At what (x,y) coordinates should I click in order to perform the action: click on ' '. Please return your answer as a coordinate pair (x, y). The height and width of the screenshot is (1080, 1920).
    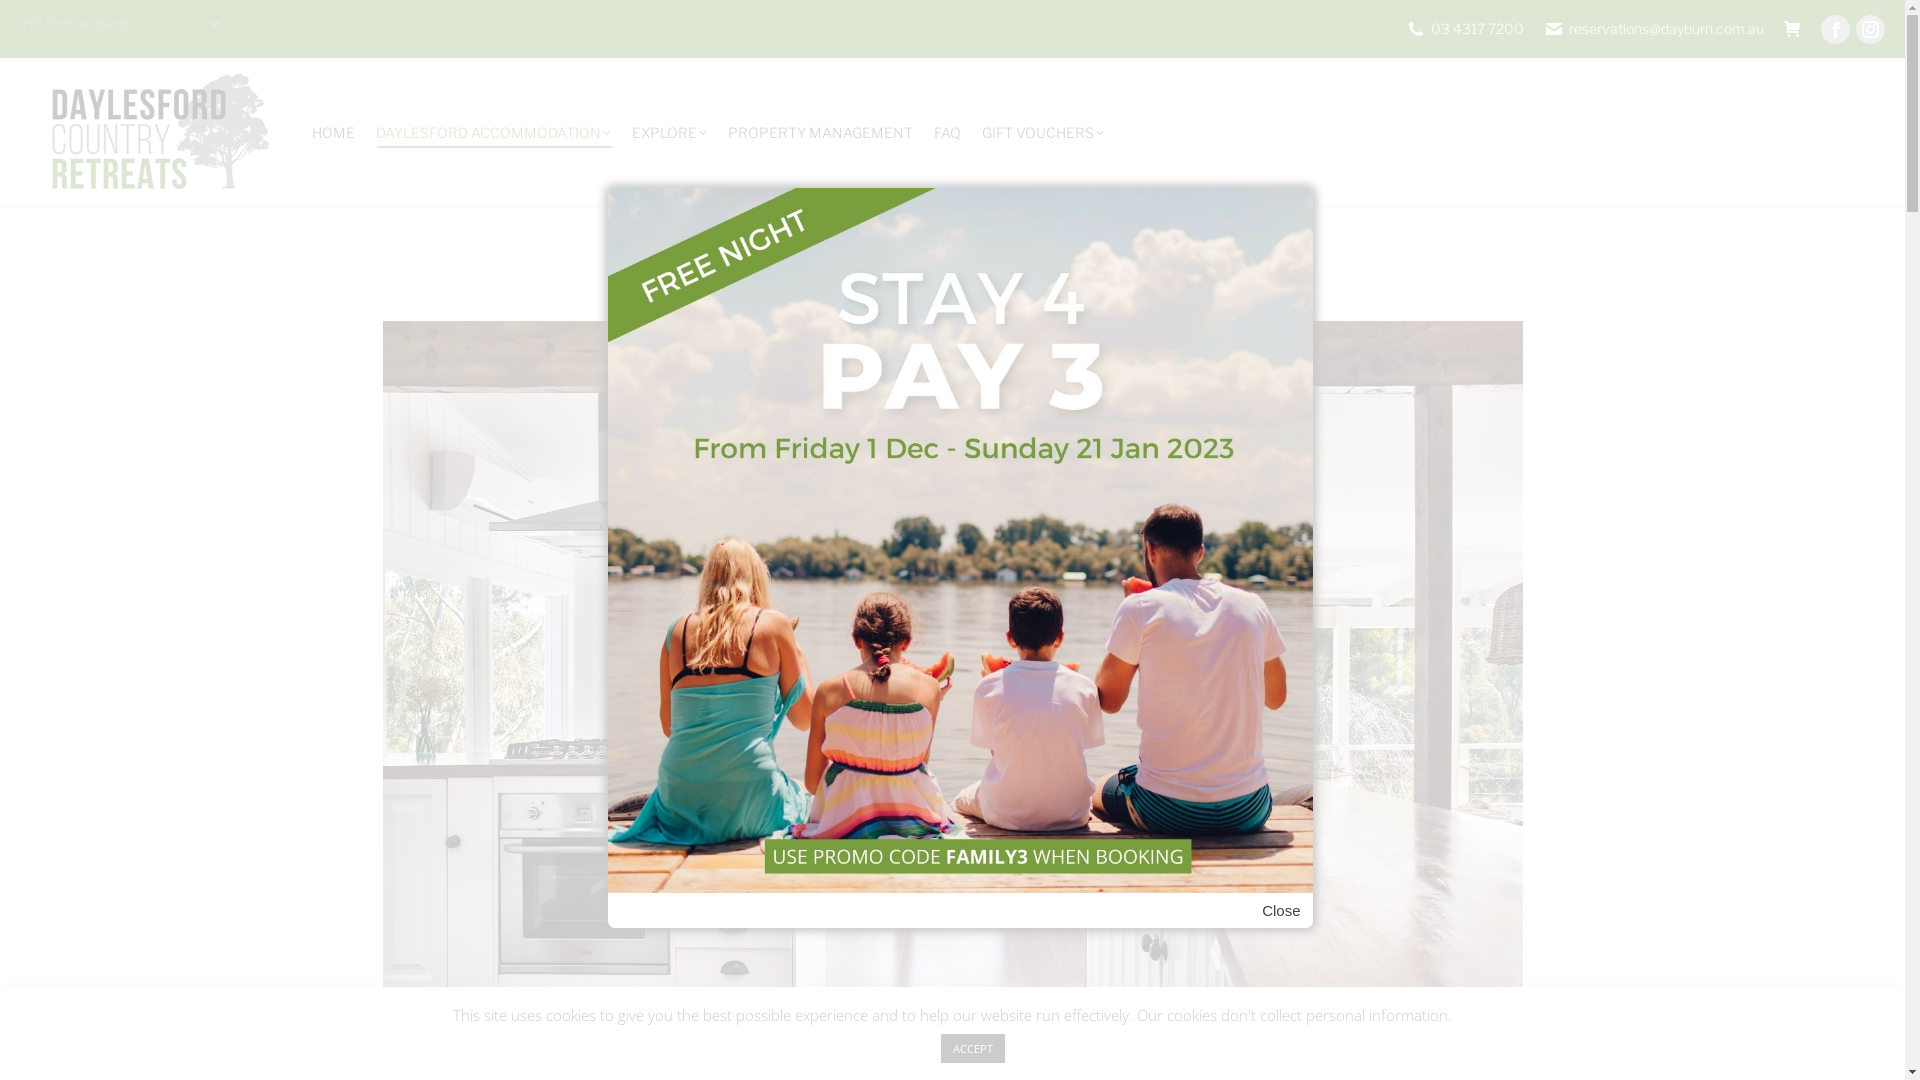
    Looking at the image, I should click on (1792, 29).